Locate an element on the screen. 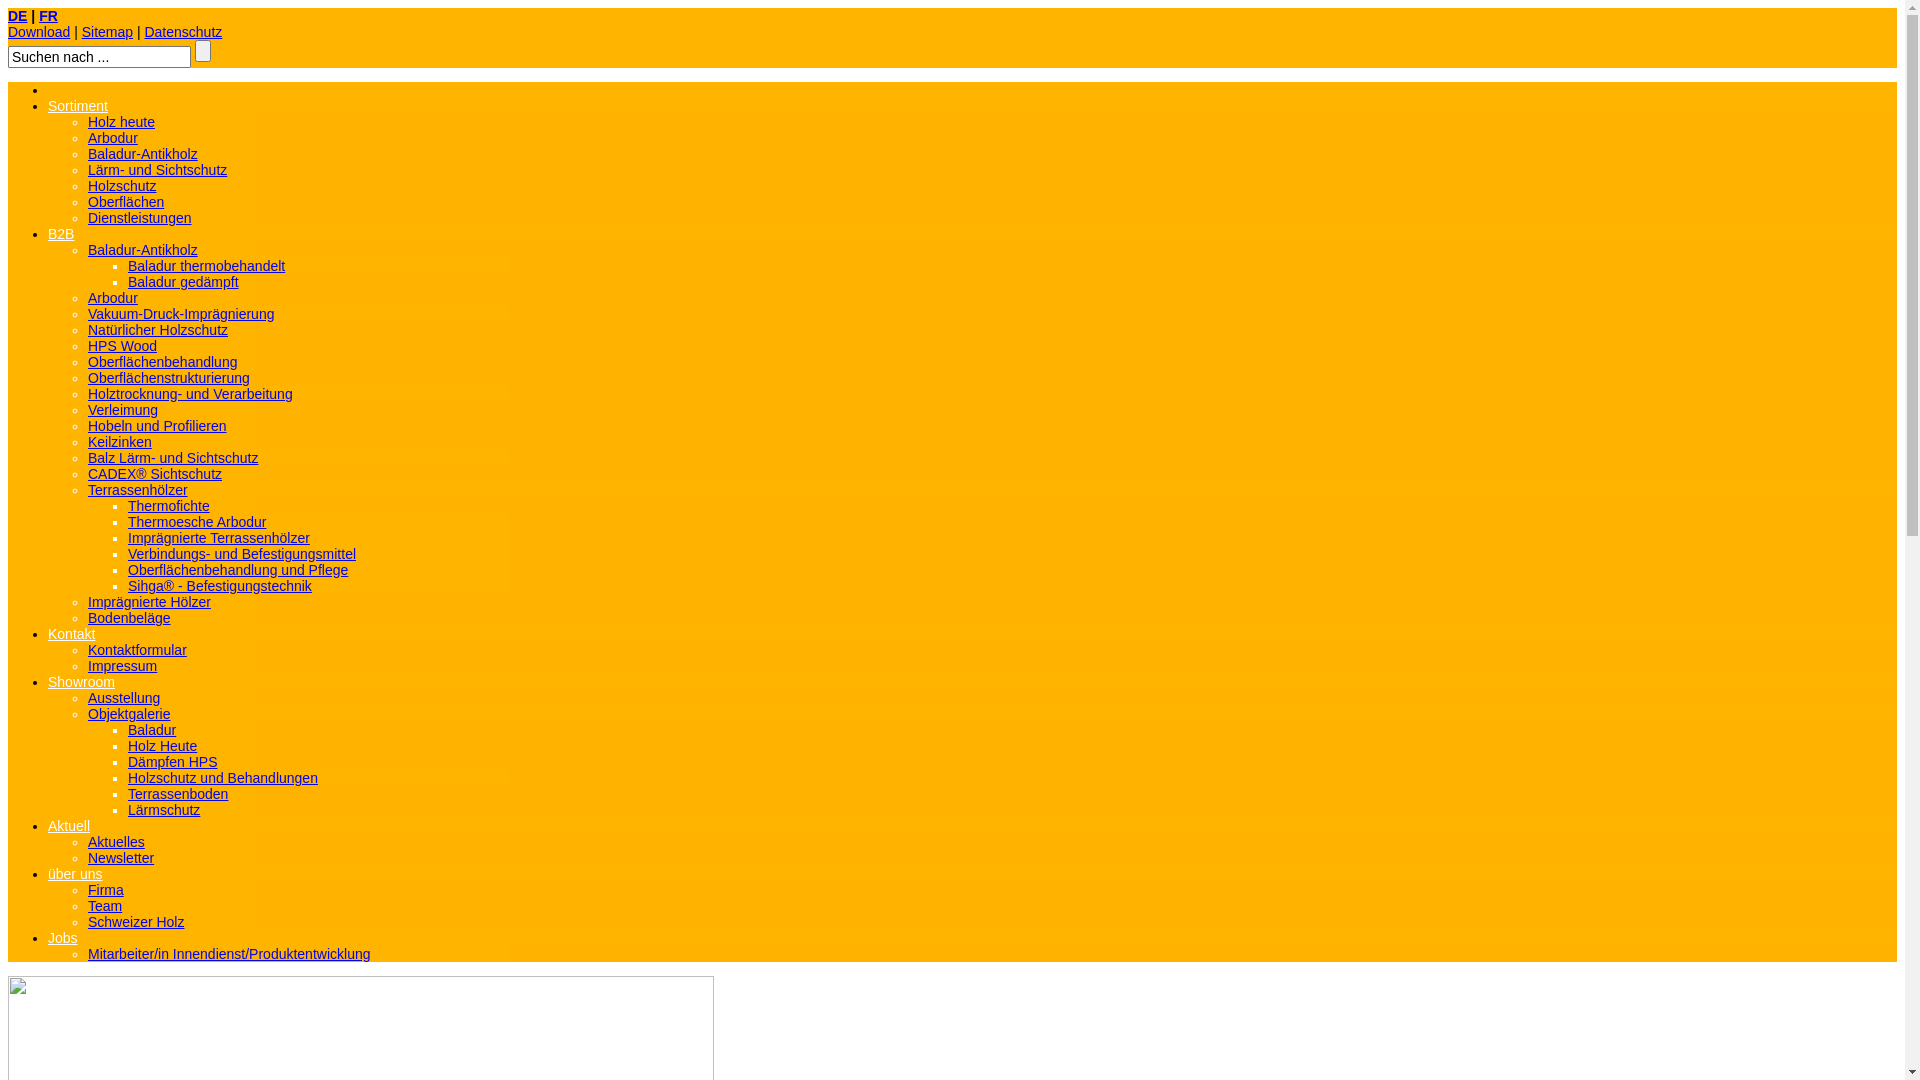 The width and height of the screenshot is (1920, 1080). 'Baladur-Antikholz' is located at coordinates (142, 153).